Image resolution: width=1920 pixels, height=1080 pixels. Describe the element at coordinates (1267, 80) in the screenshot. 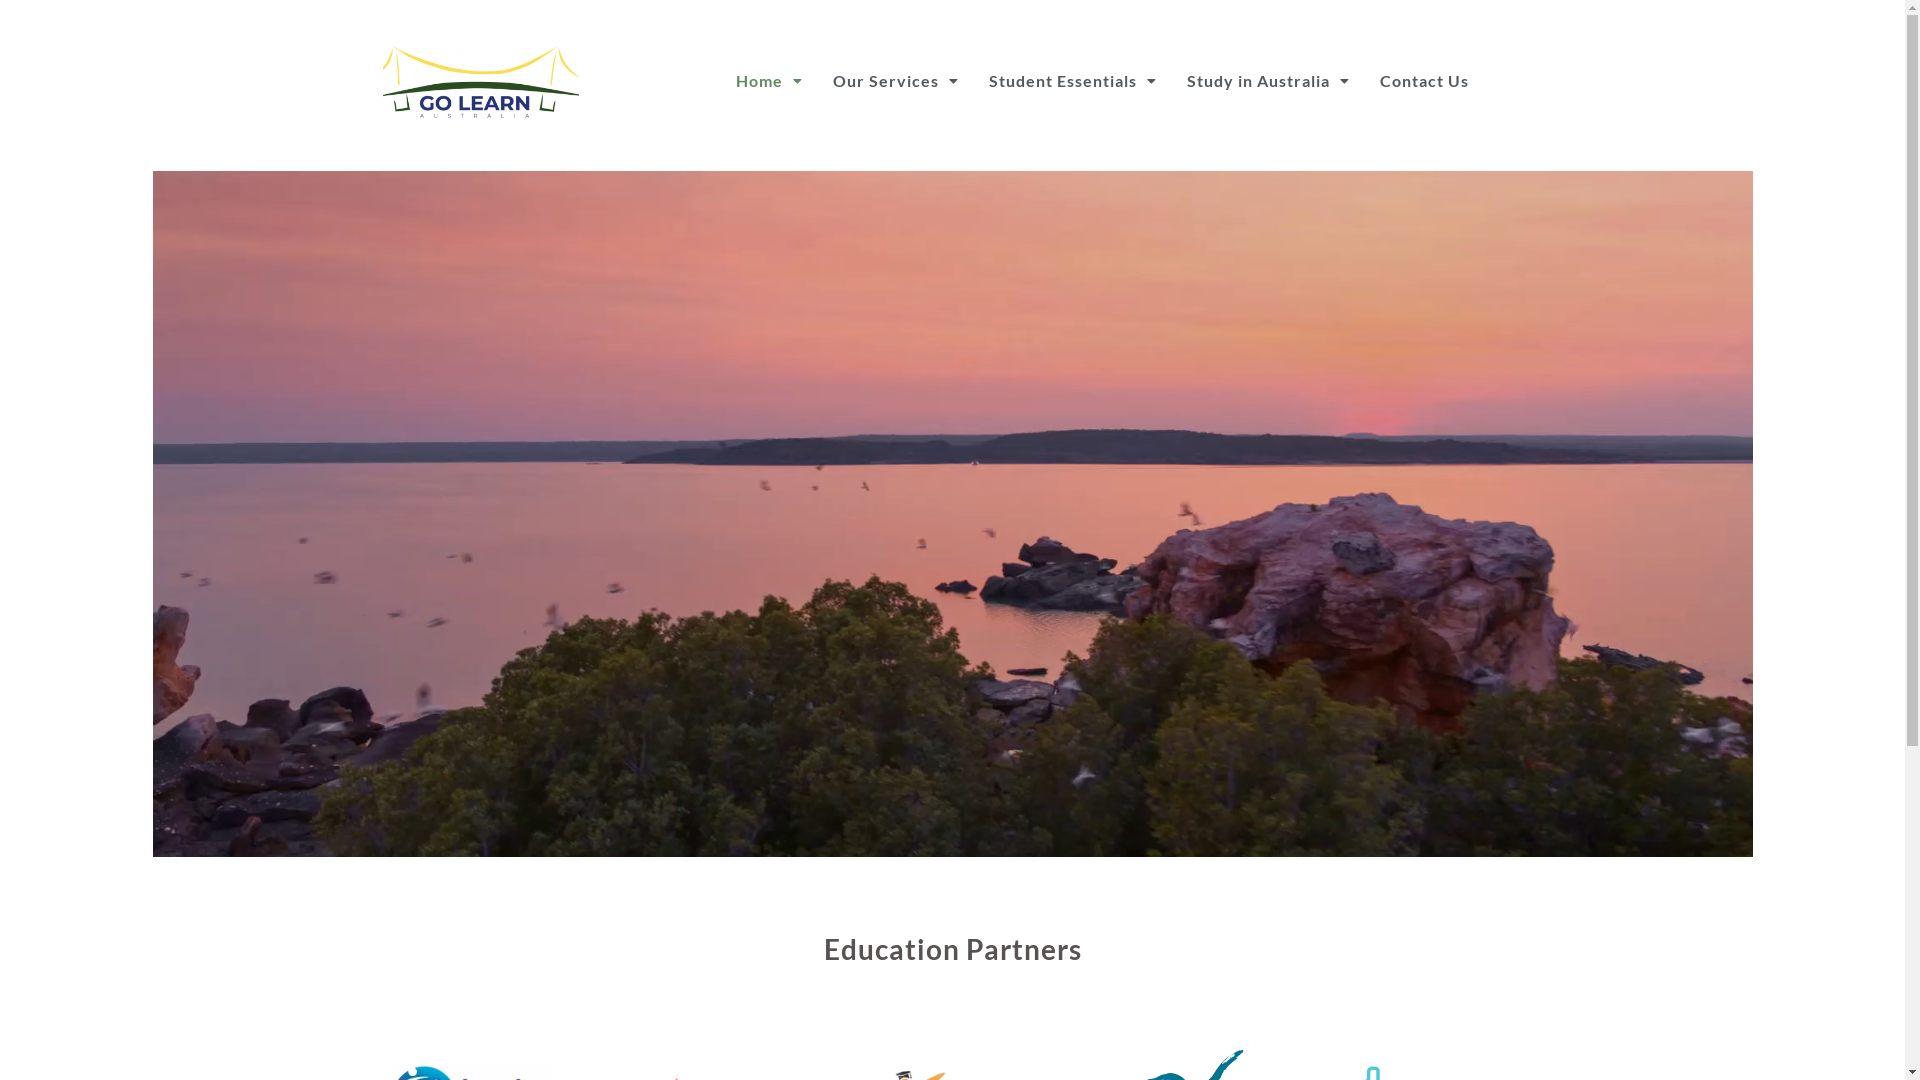

I see `'Study in Australia'` at that location.